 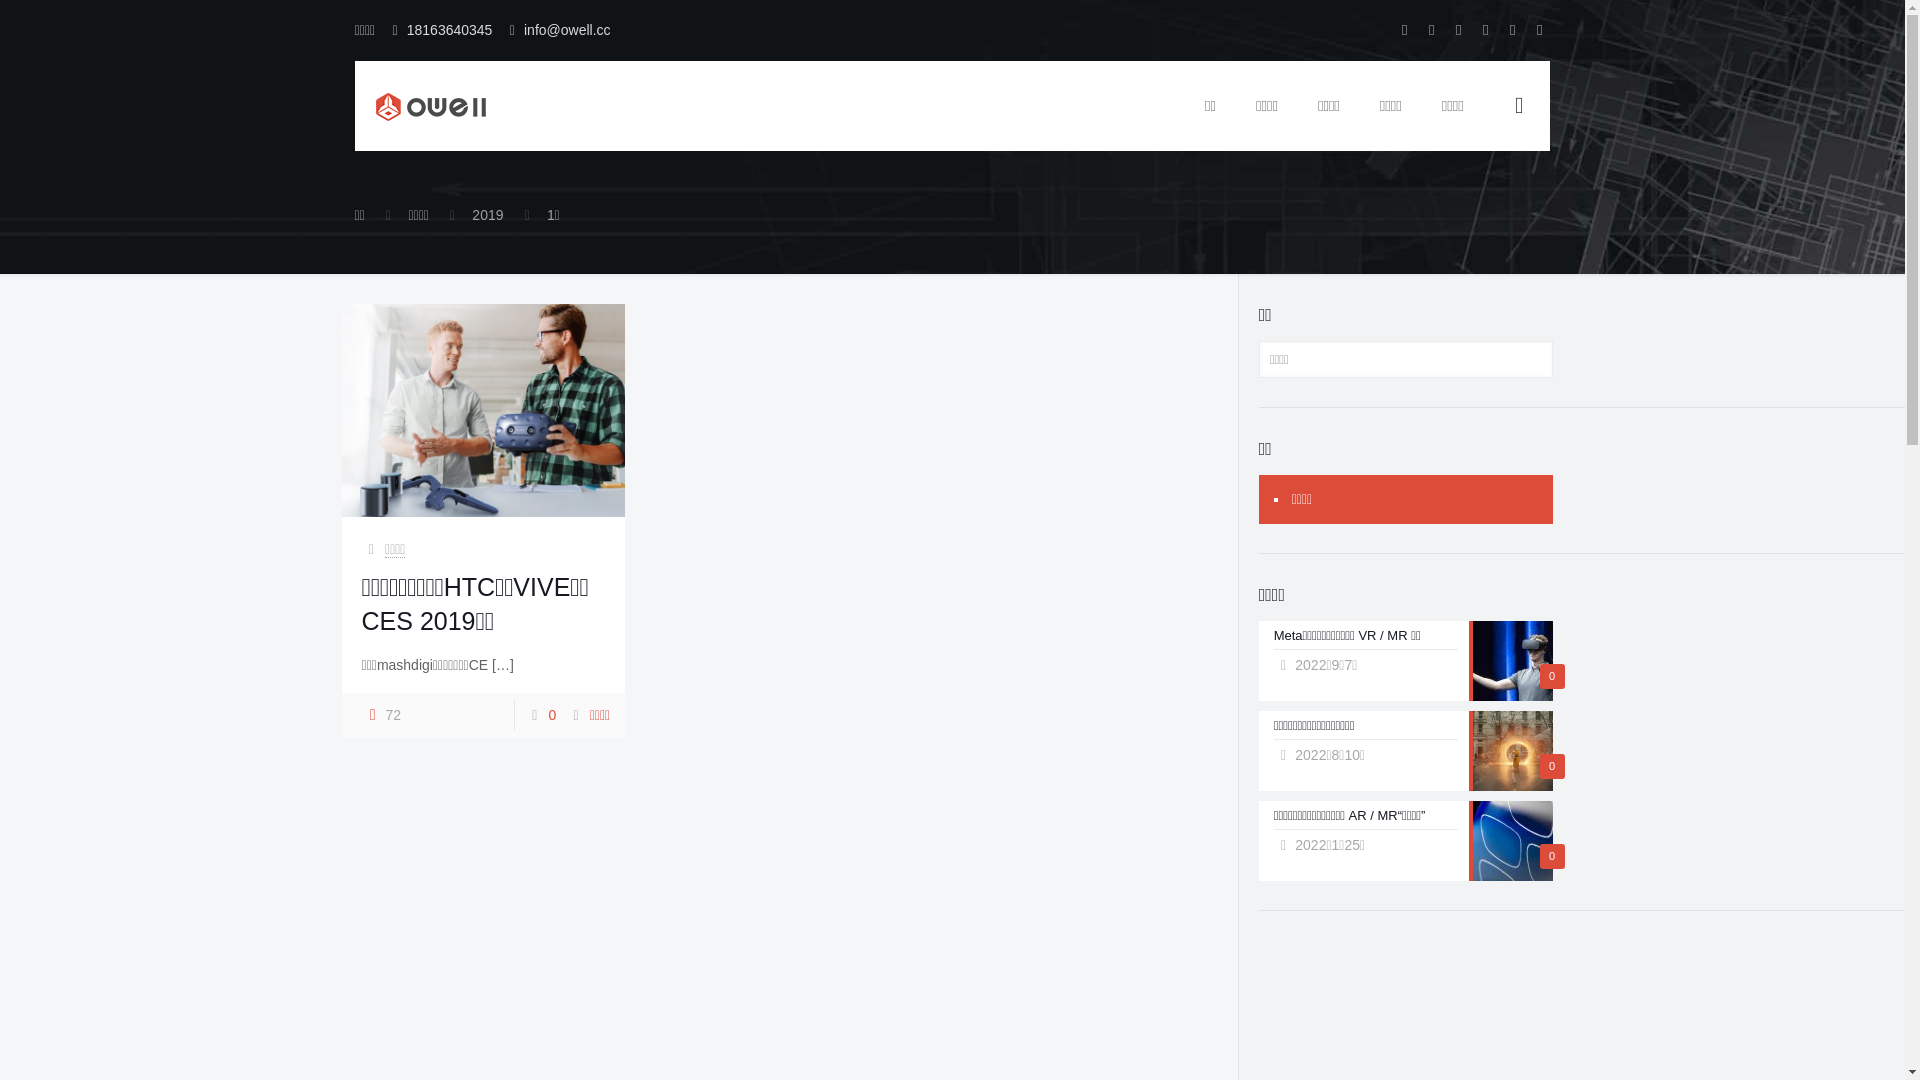 I want to click on '72', so click(x=382, y=713).